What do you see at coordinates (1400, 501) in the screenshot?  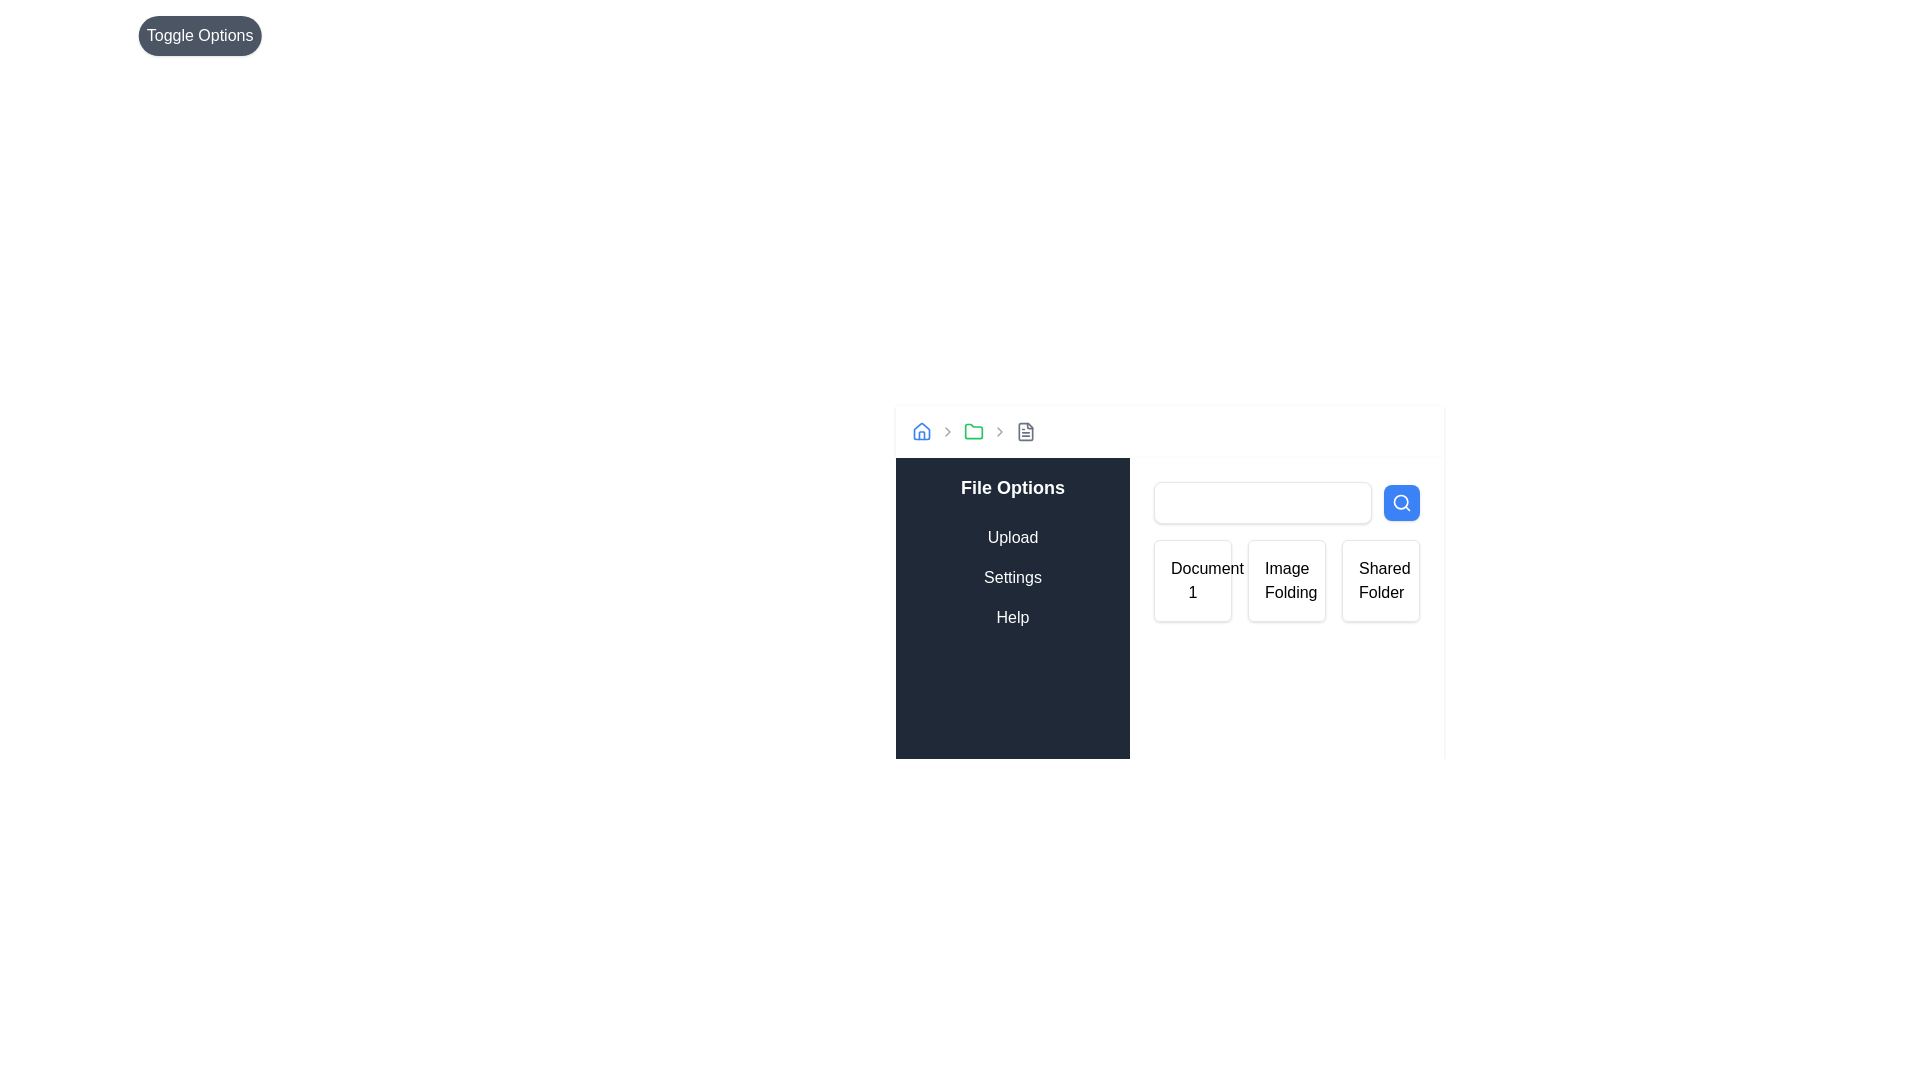 I see `the medium-sized blue button with a white search icon and rounded corners to observe the hover effect` at bounding box center [1400, 501].